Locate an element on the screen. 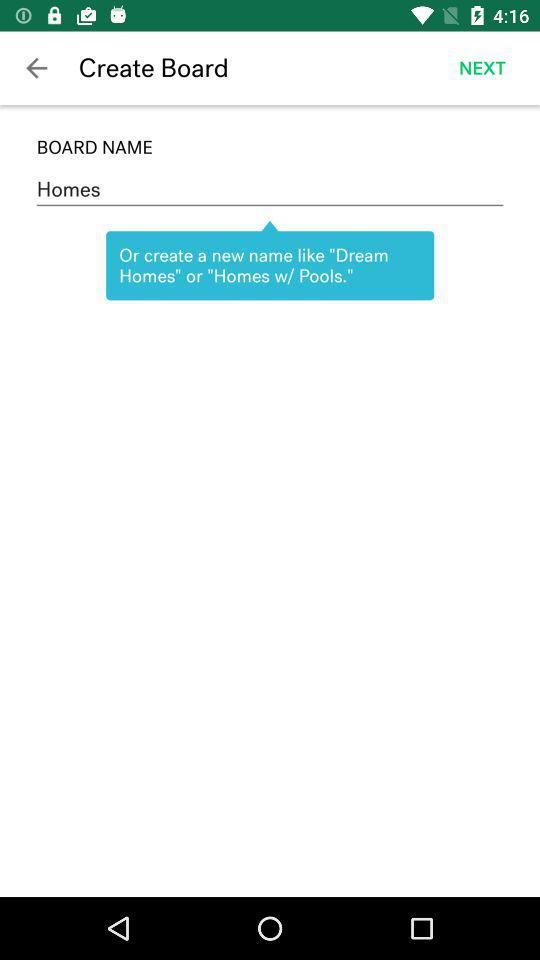  the app next to the create board item is located at coordinates (481, 68).